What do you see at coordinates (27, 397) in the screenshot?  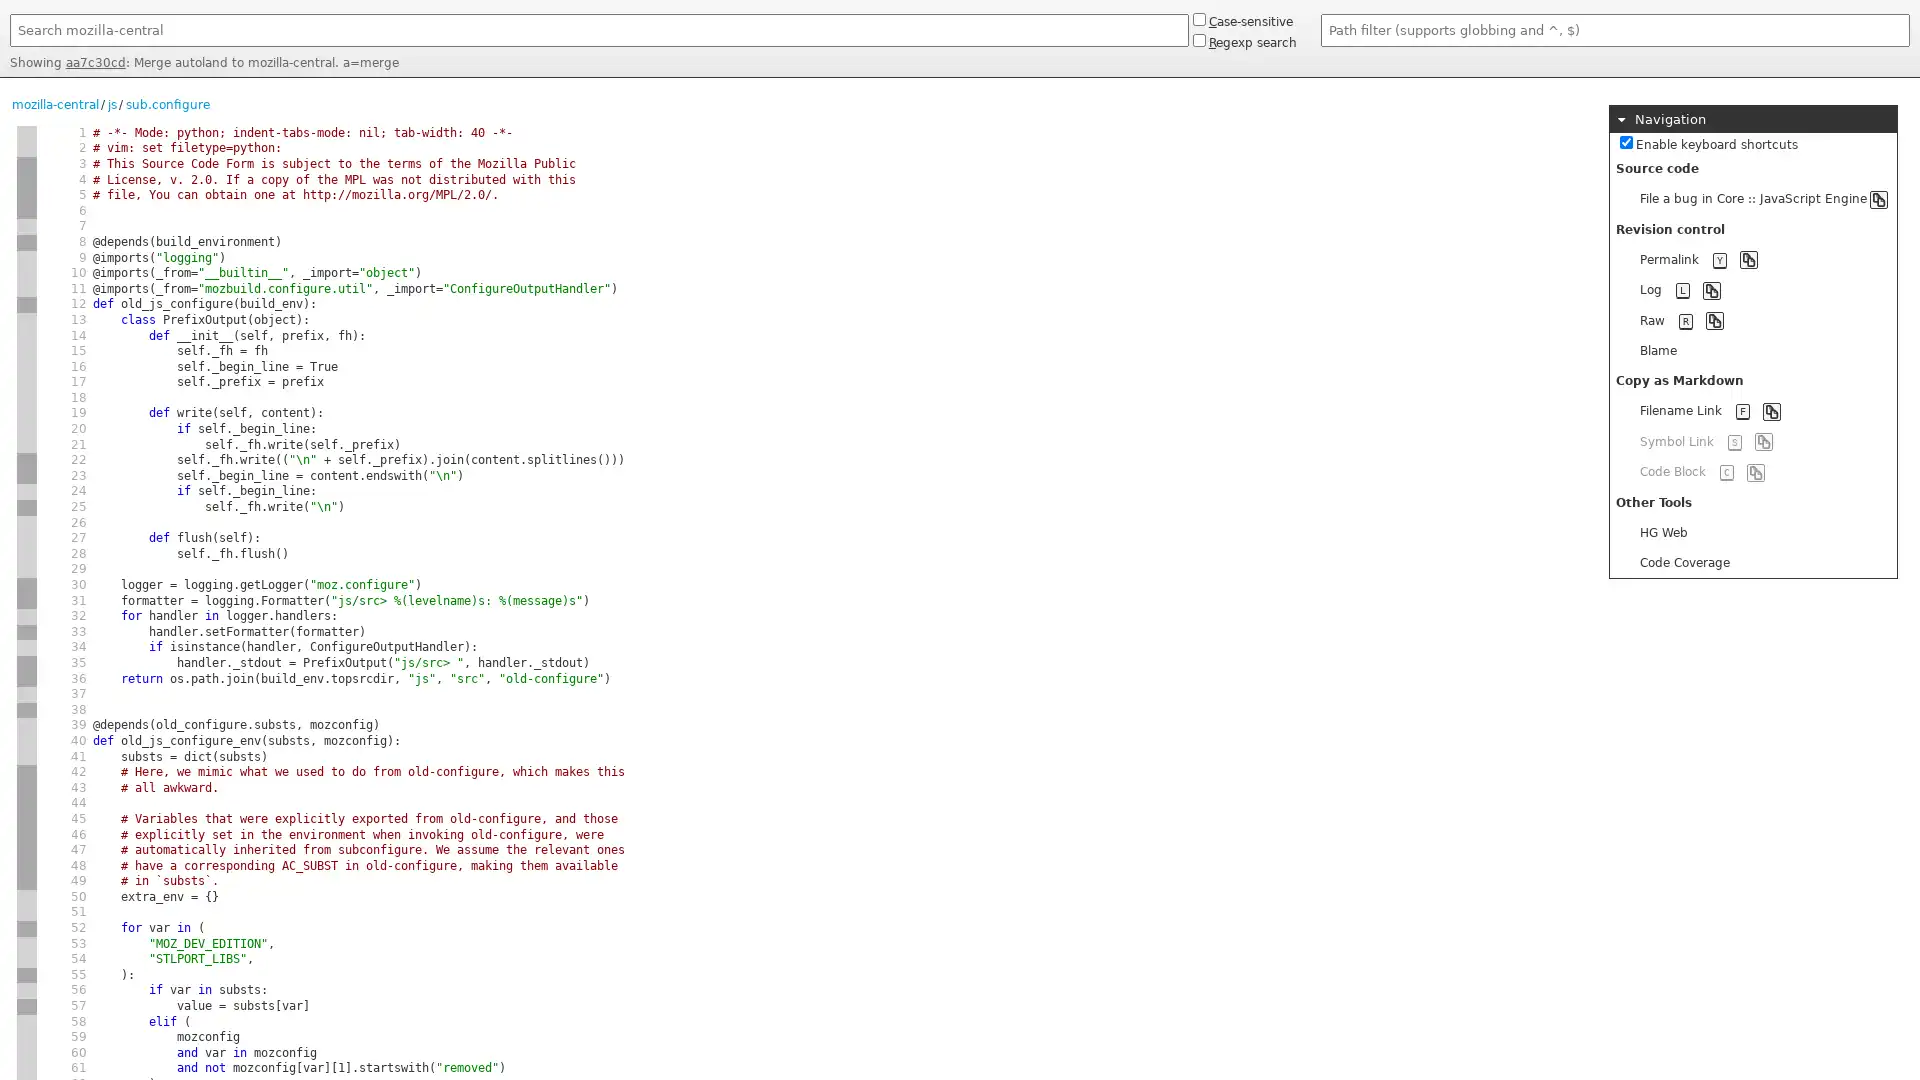 I see `same hash 6` at bounding box center [27, 397].